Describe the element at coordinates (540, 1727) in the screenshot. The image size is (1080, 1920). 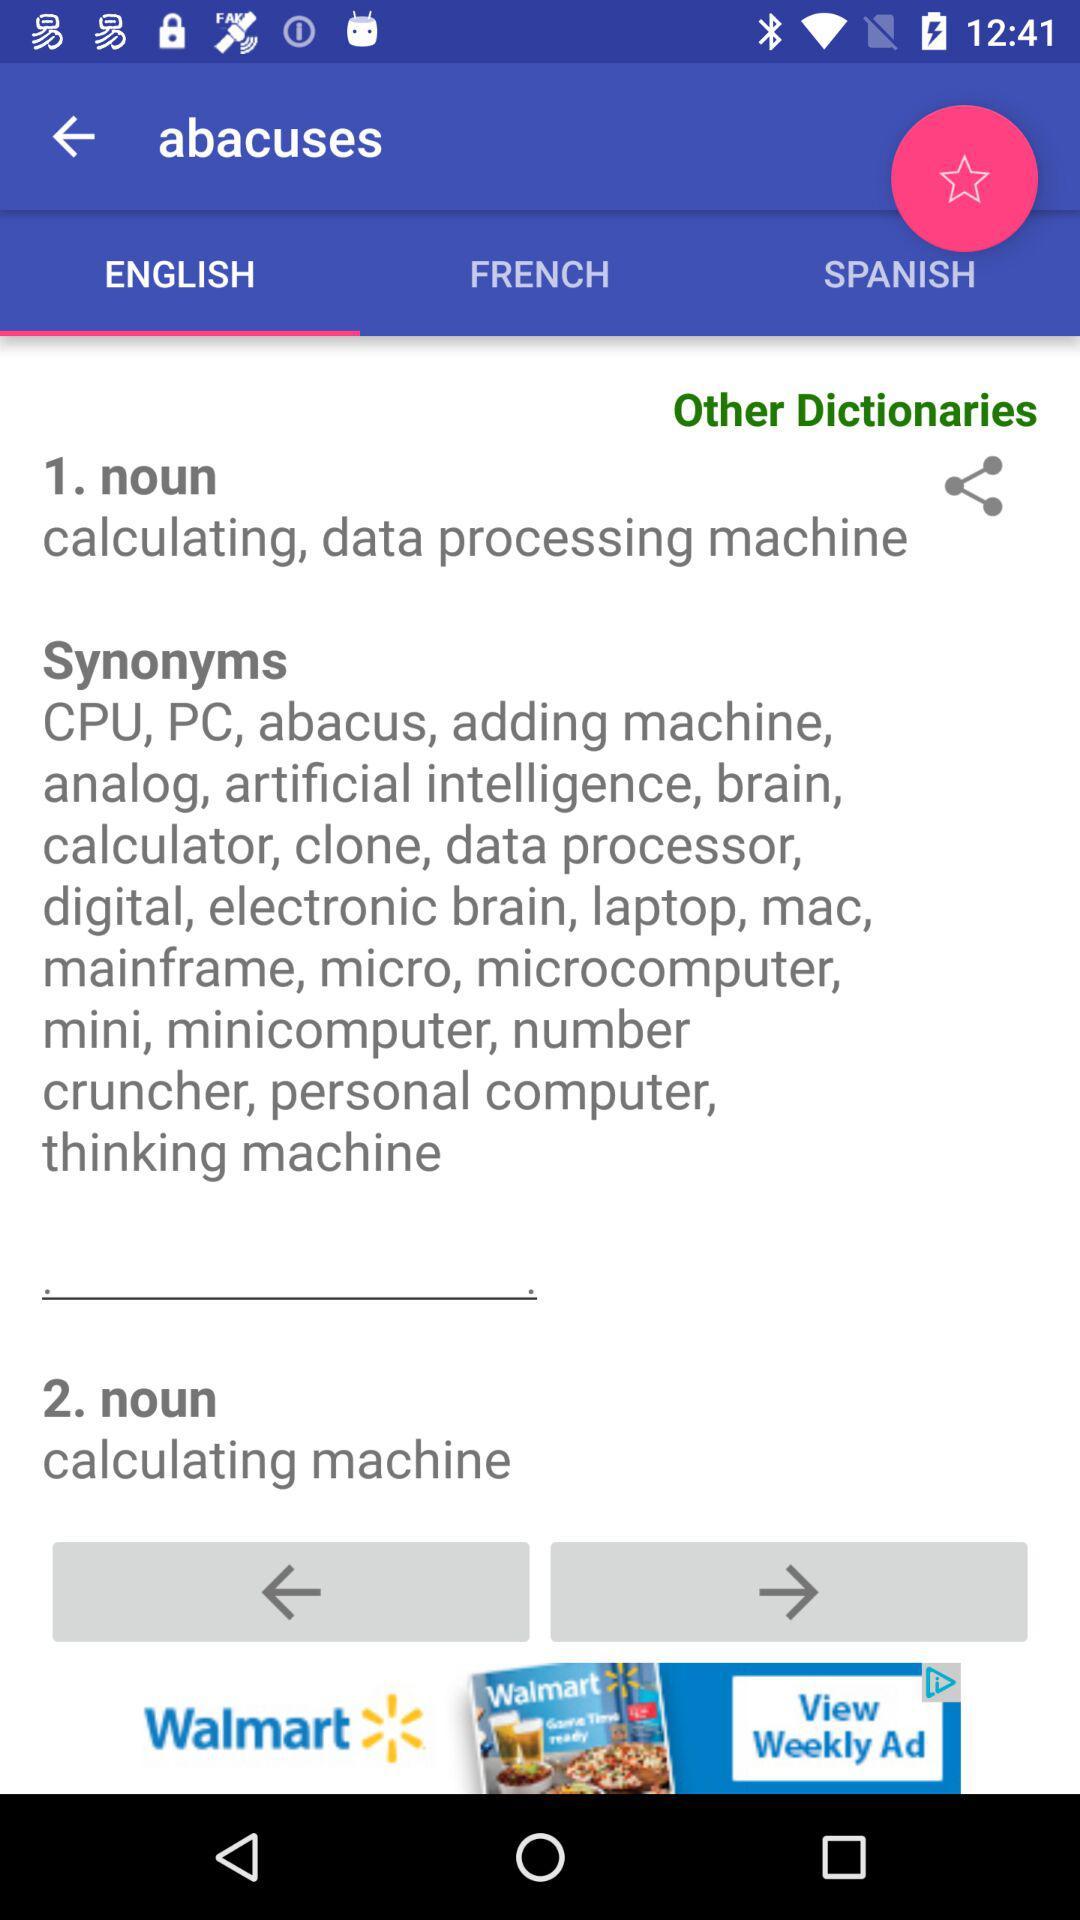
I see `this is an advertisement` at that location.